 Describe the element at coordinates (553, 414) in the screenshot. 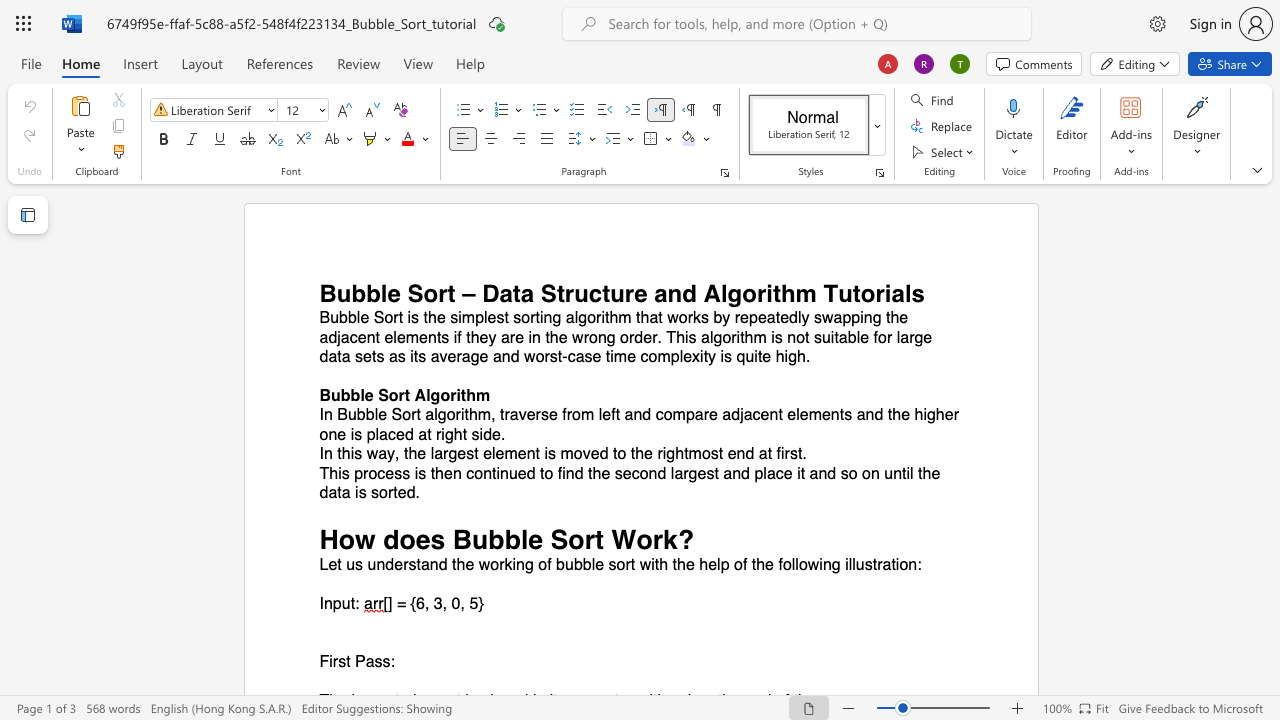

I see `the 3th character "e" in the text` at that location.